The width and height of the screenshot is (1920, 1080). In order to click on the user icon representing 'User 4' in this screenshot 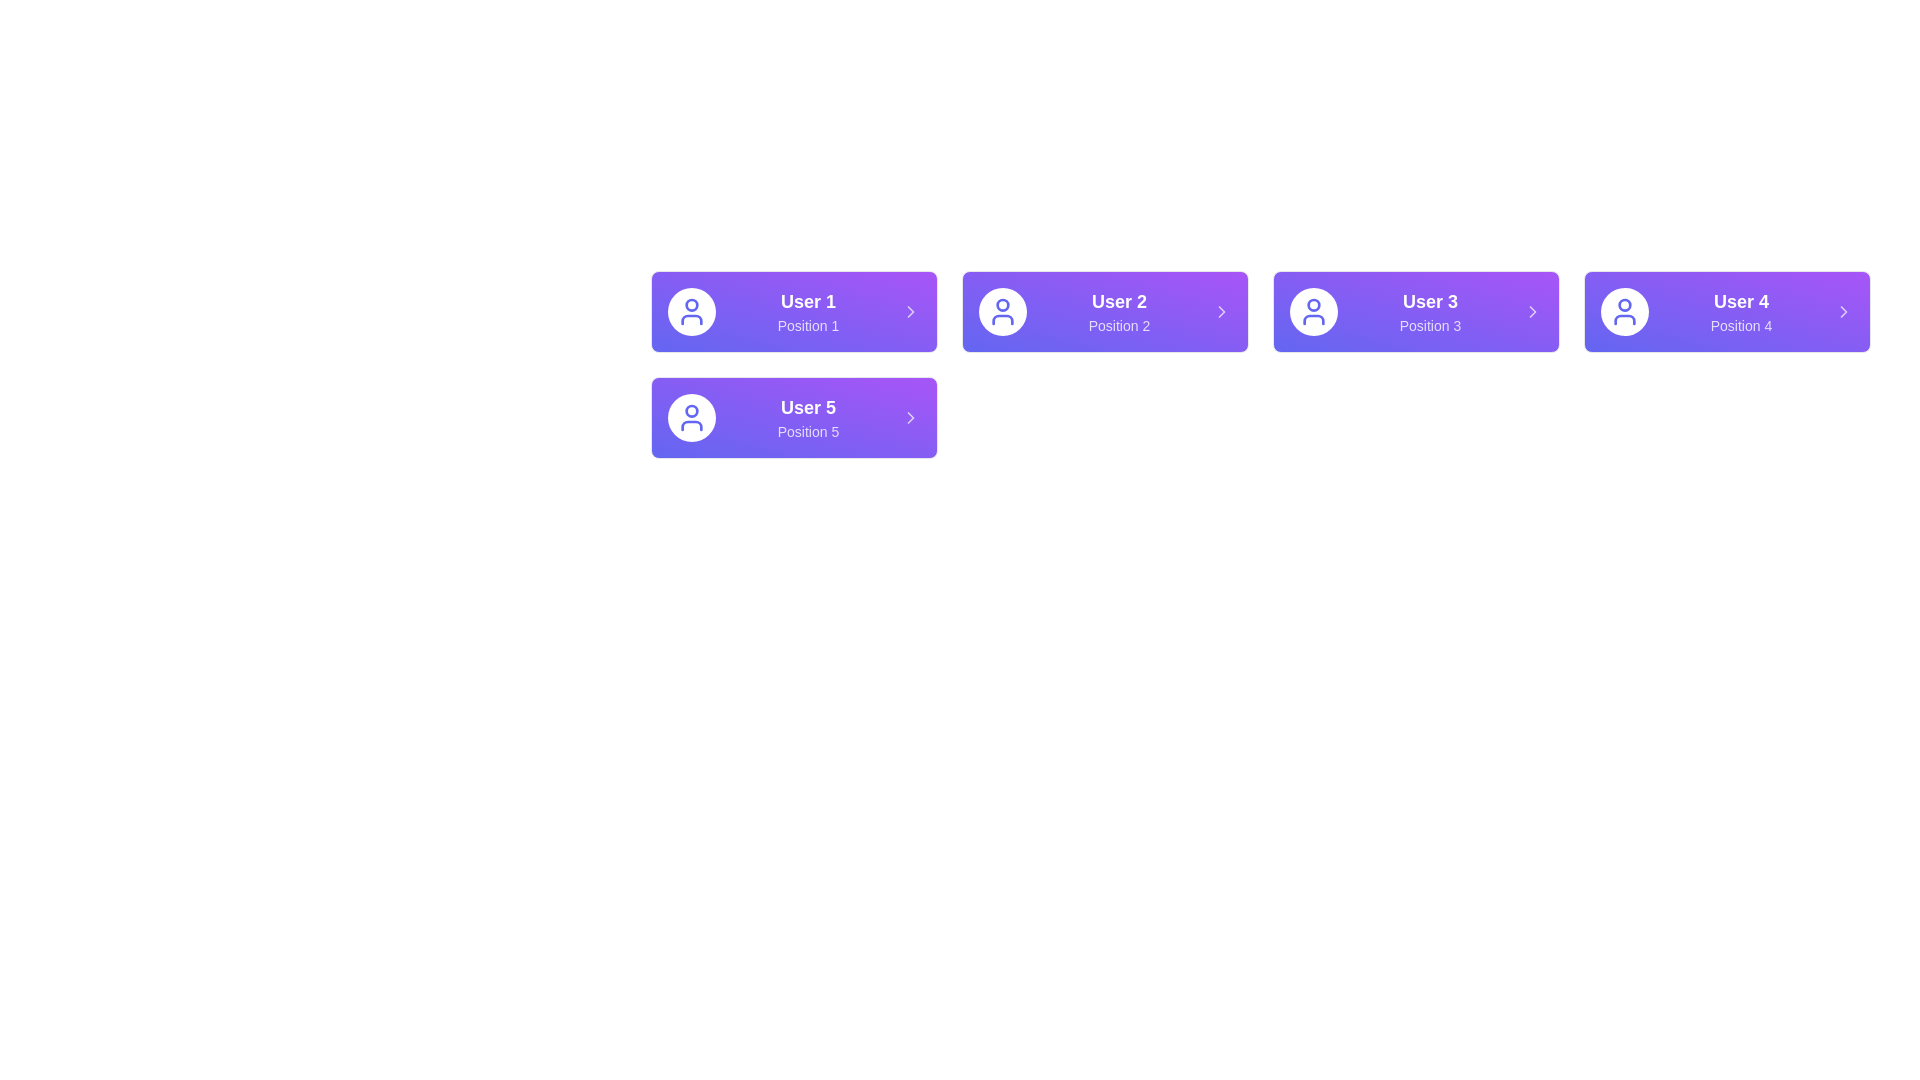, I will do `click(1625, 312)`.